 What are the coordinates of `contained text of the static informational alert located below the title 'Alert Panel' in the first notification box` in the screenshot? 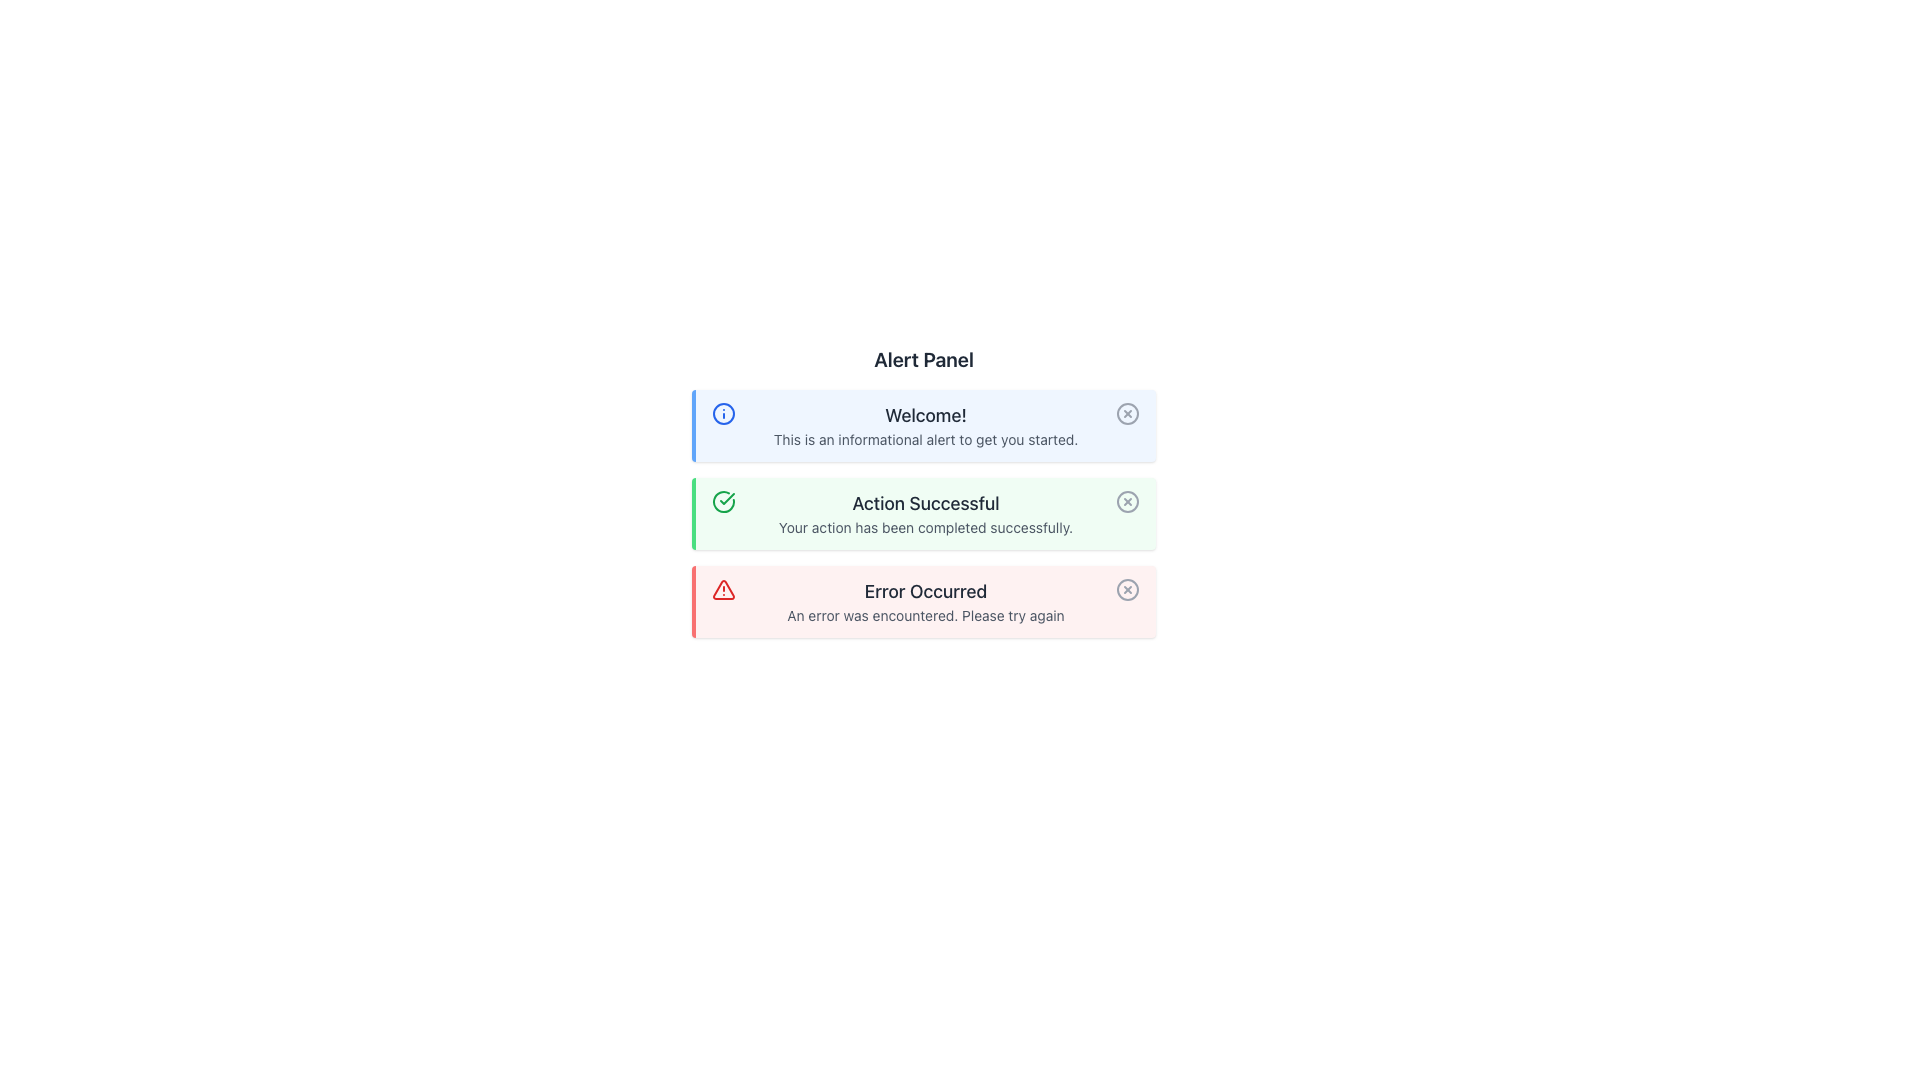 It's located at (925, 424).